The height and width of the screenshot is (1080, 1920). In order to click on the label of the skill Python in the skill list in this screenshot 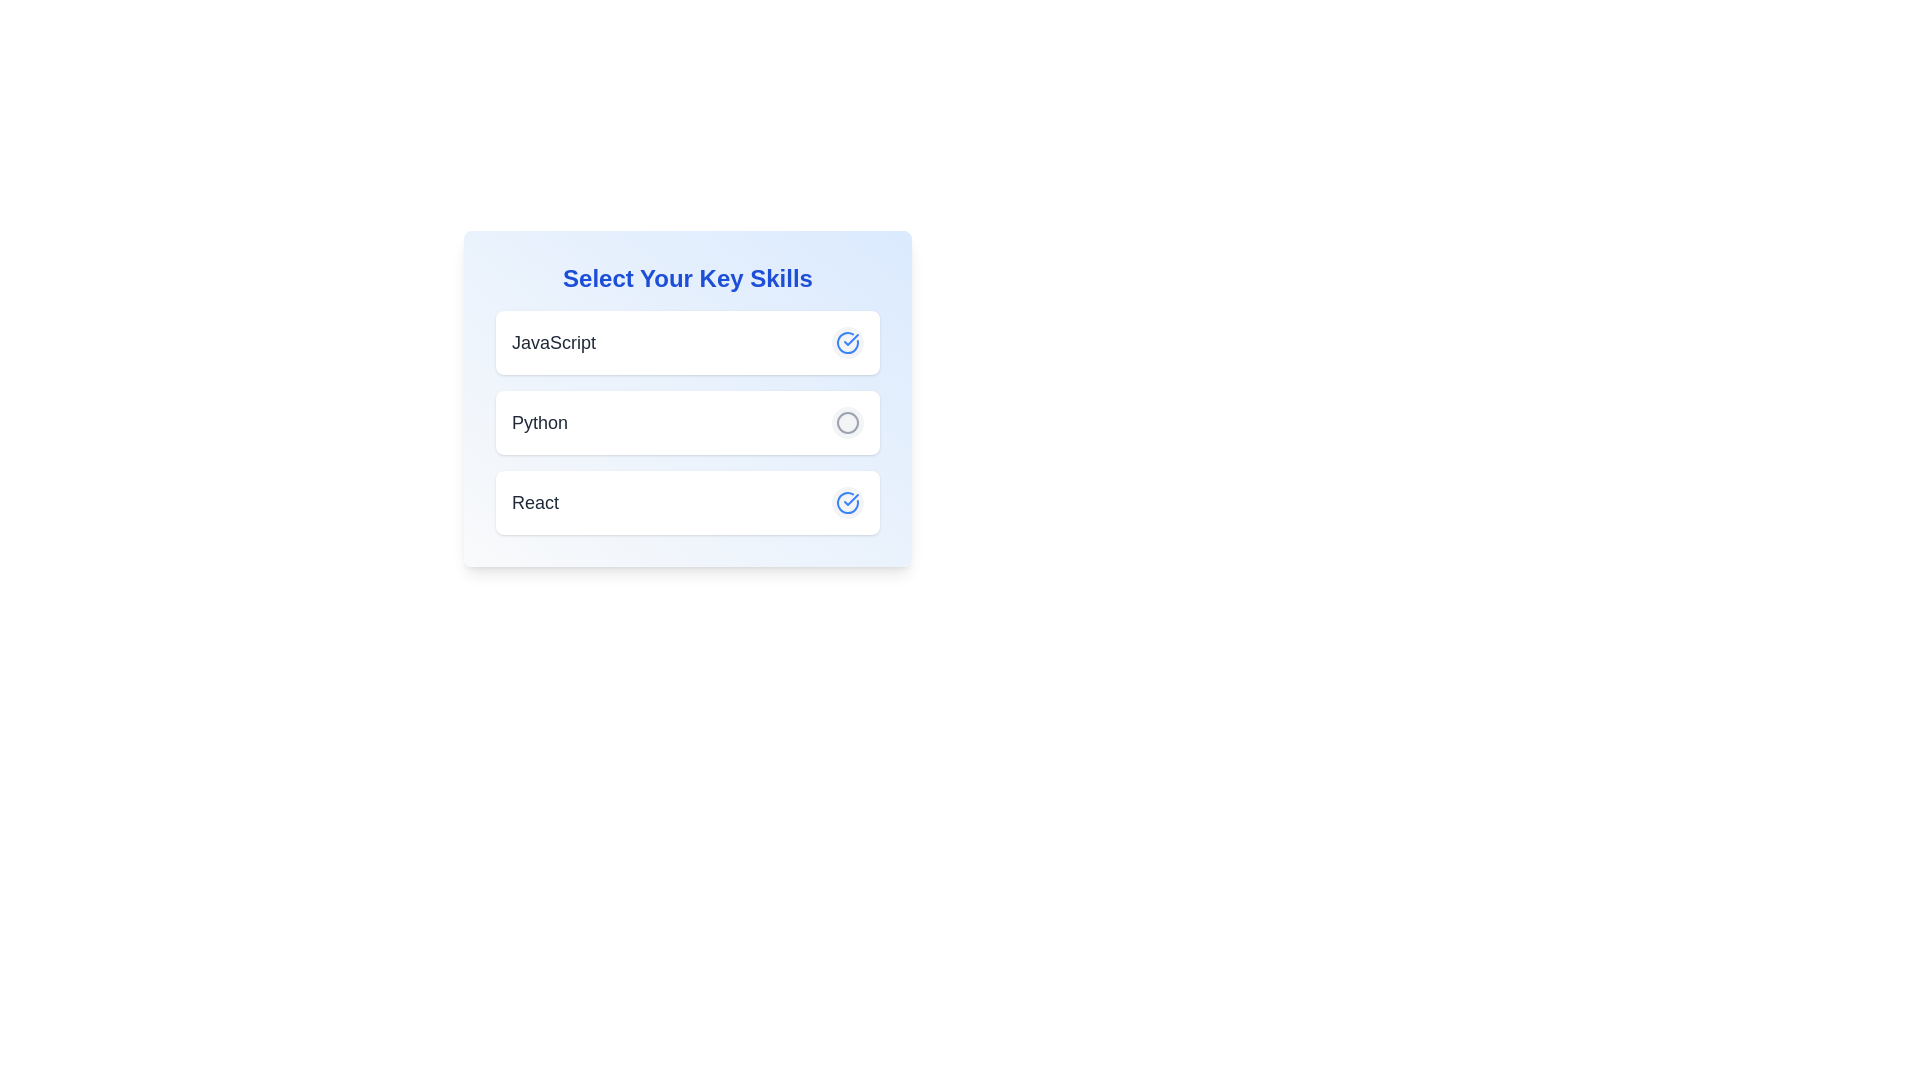, I will do `click(539, 422)`.